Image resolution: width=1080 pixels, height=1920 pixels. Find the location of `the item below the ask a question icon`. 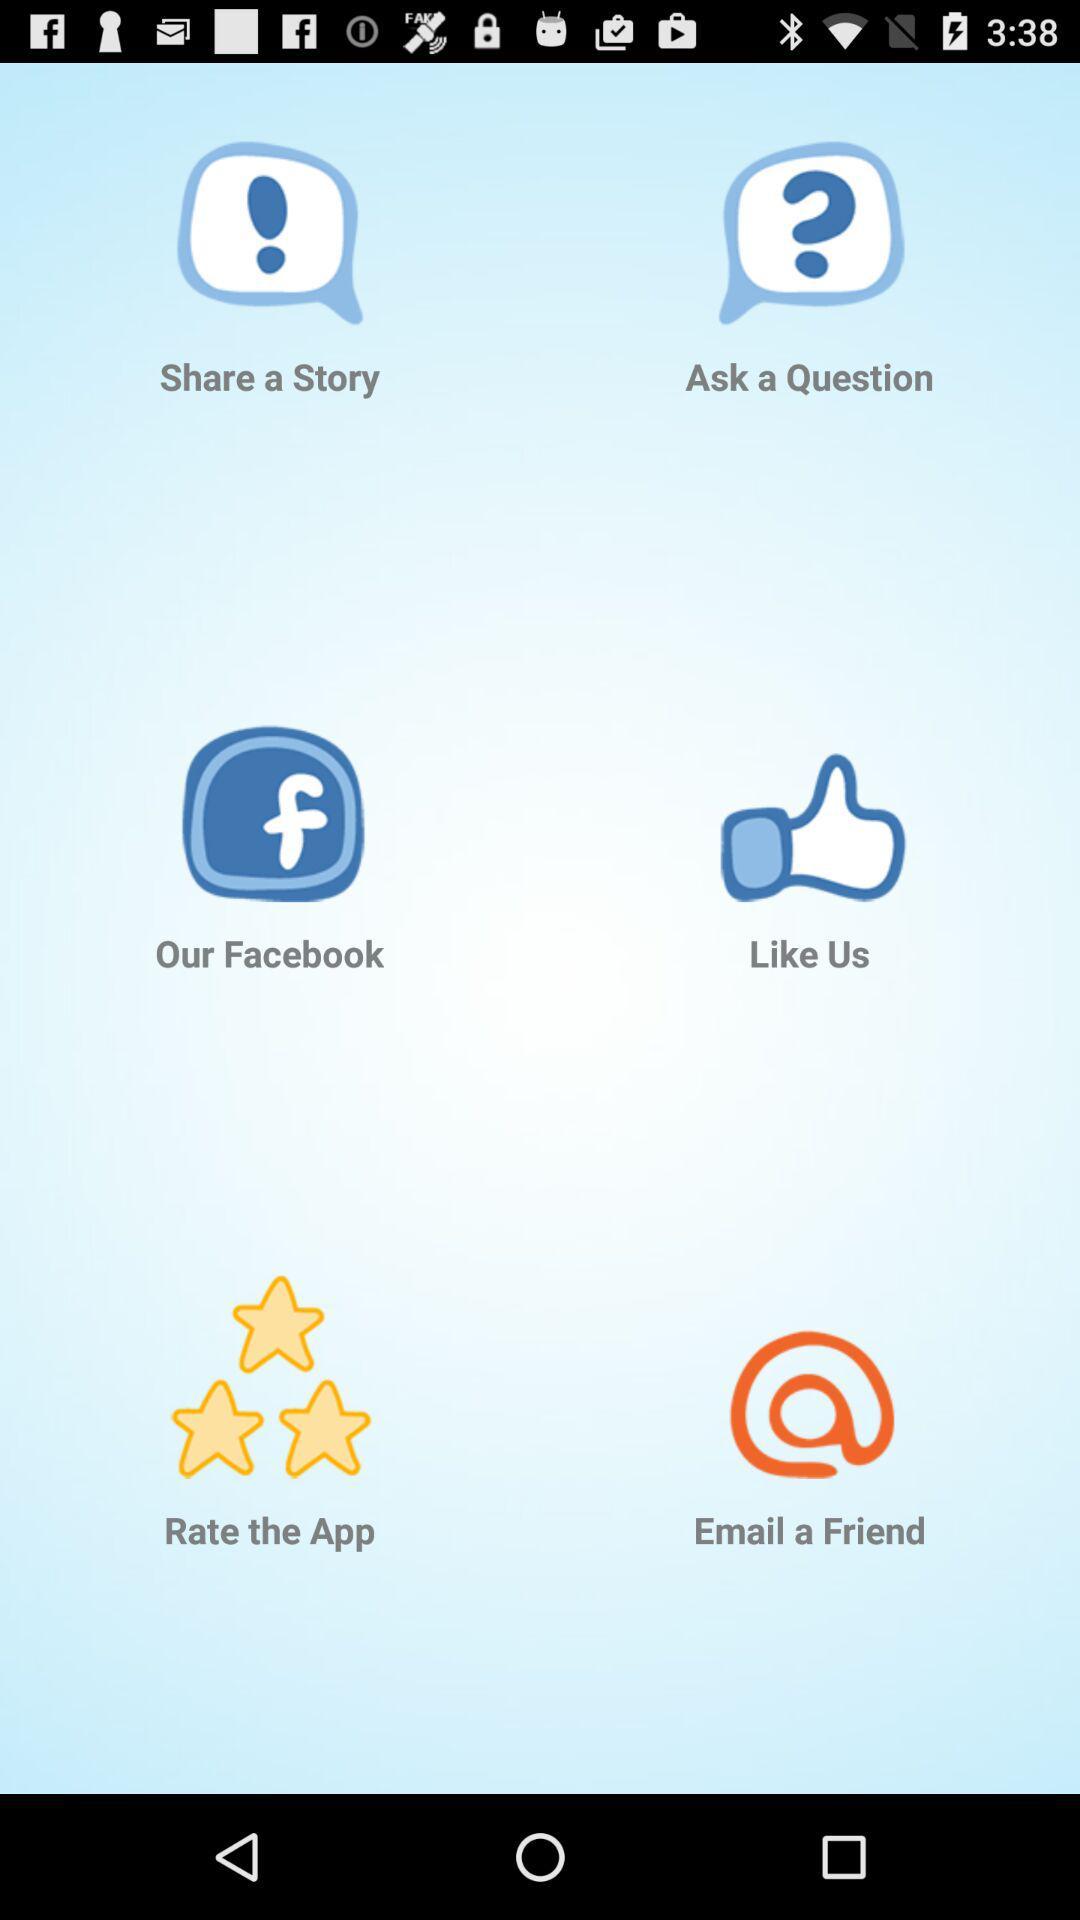

the item below the ask a question icon is located at coordinates (810, 770).